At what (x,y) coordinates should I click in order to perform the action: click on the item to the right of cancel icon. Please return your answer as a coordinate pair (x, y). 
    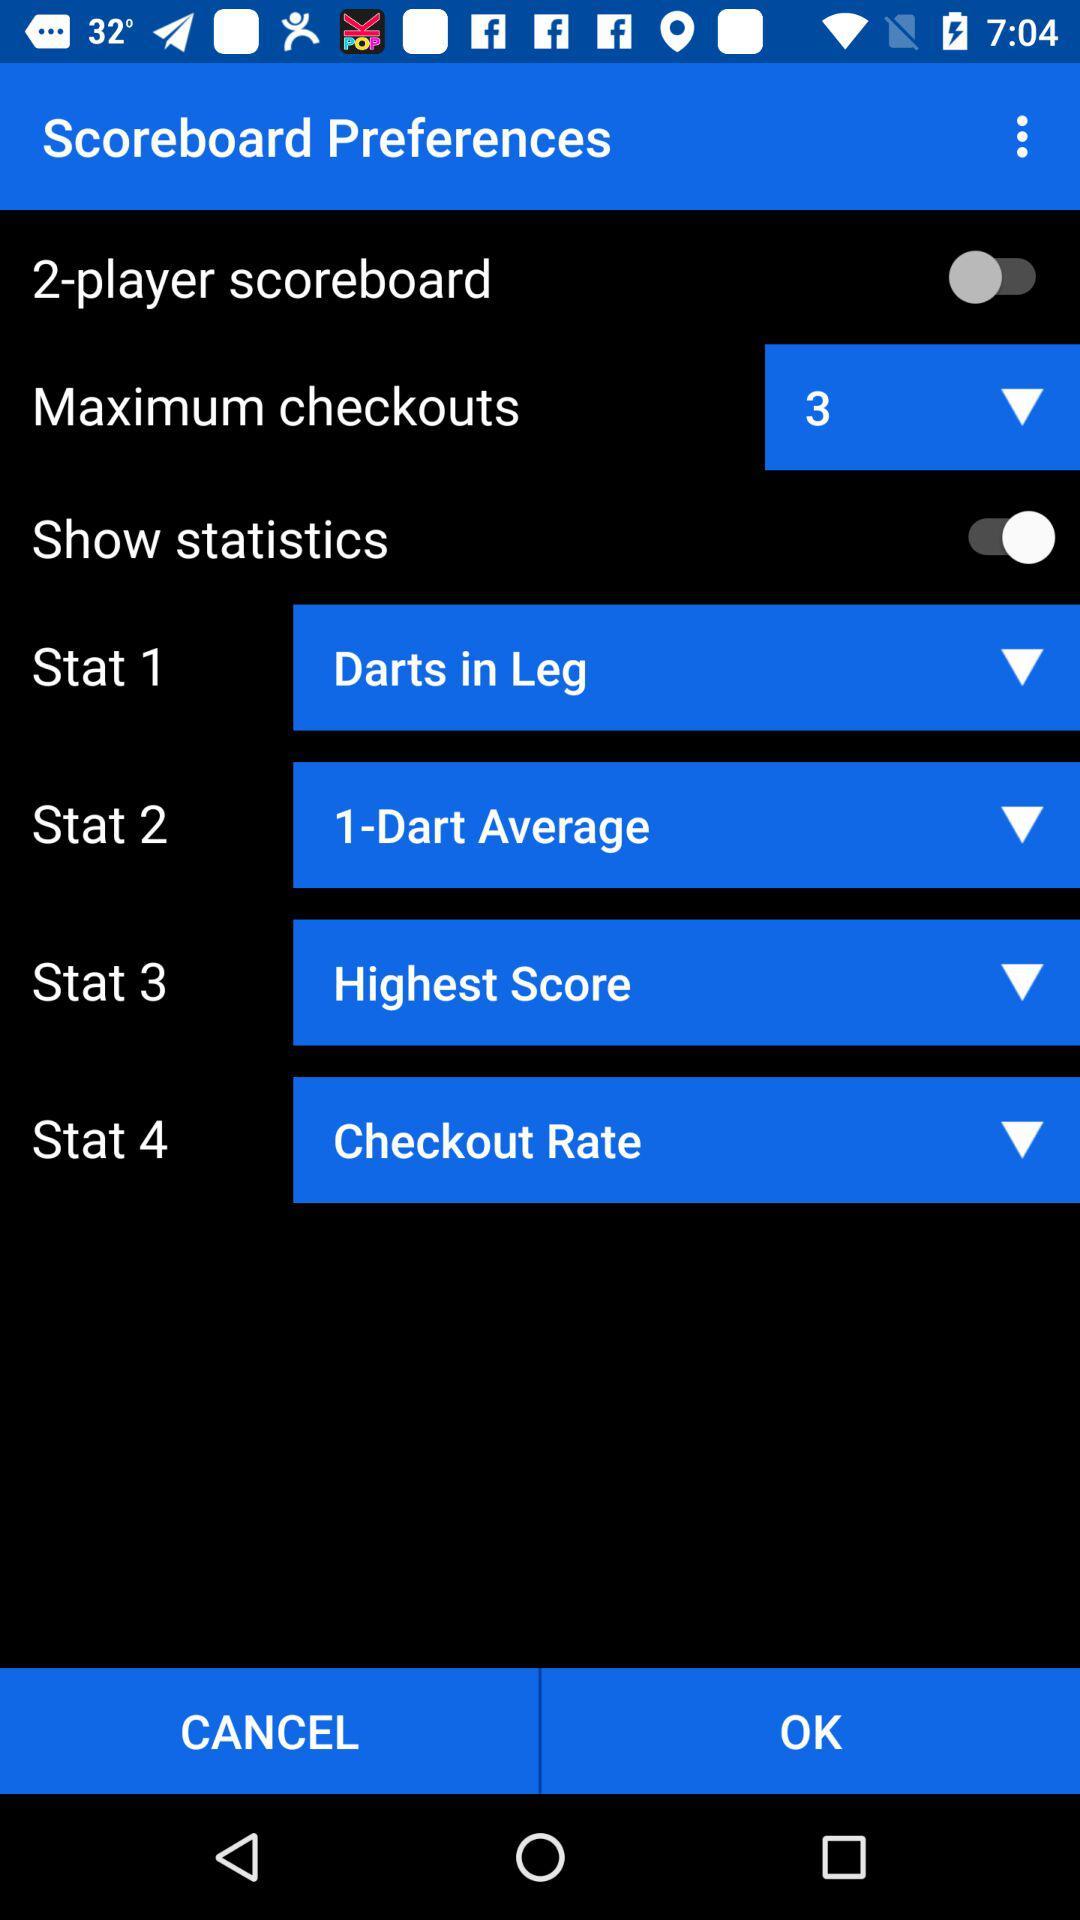
    Looking at the image, I should click on (810, 1730).